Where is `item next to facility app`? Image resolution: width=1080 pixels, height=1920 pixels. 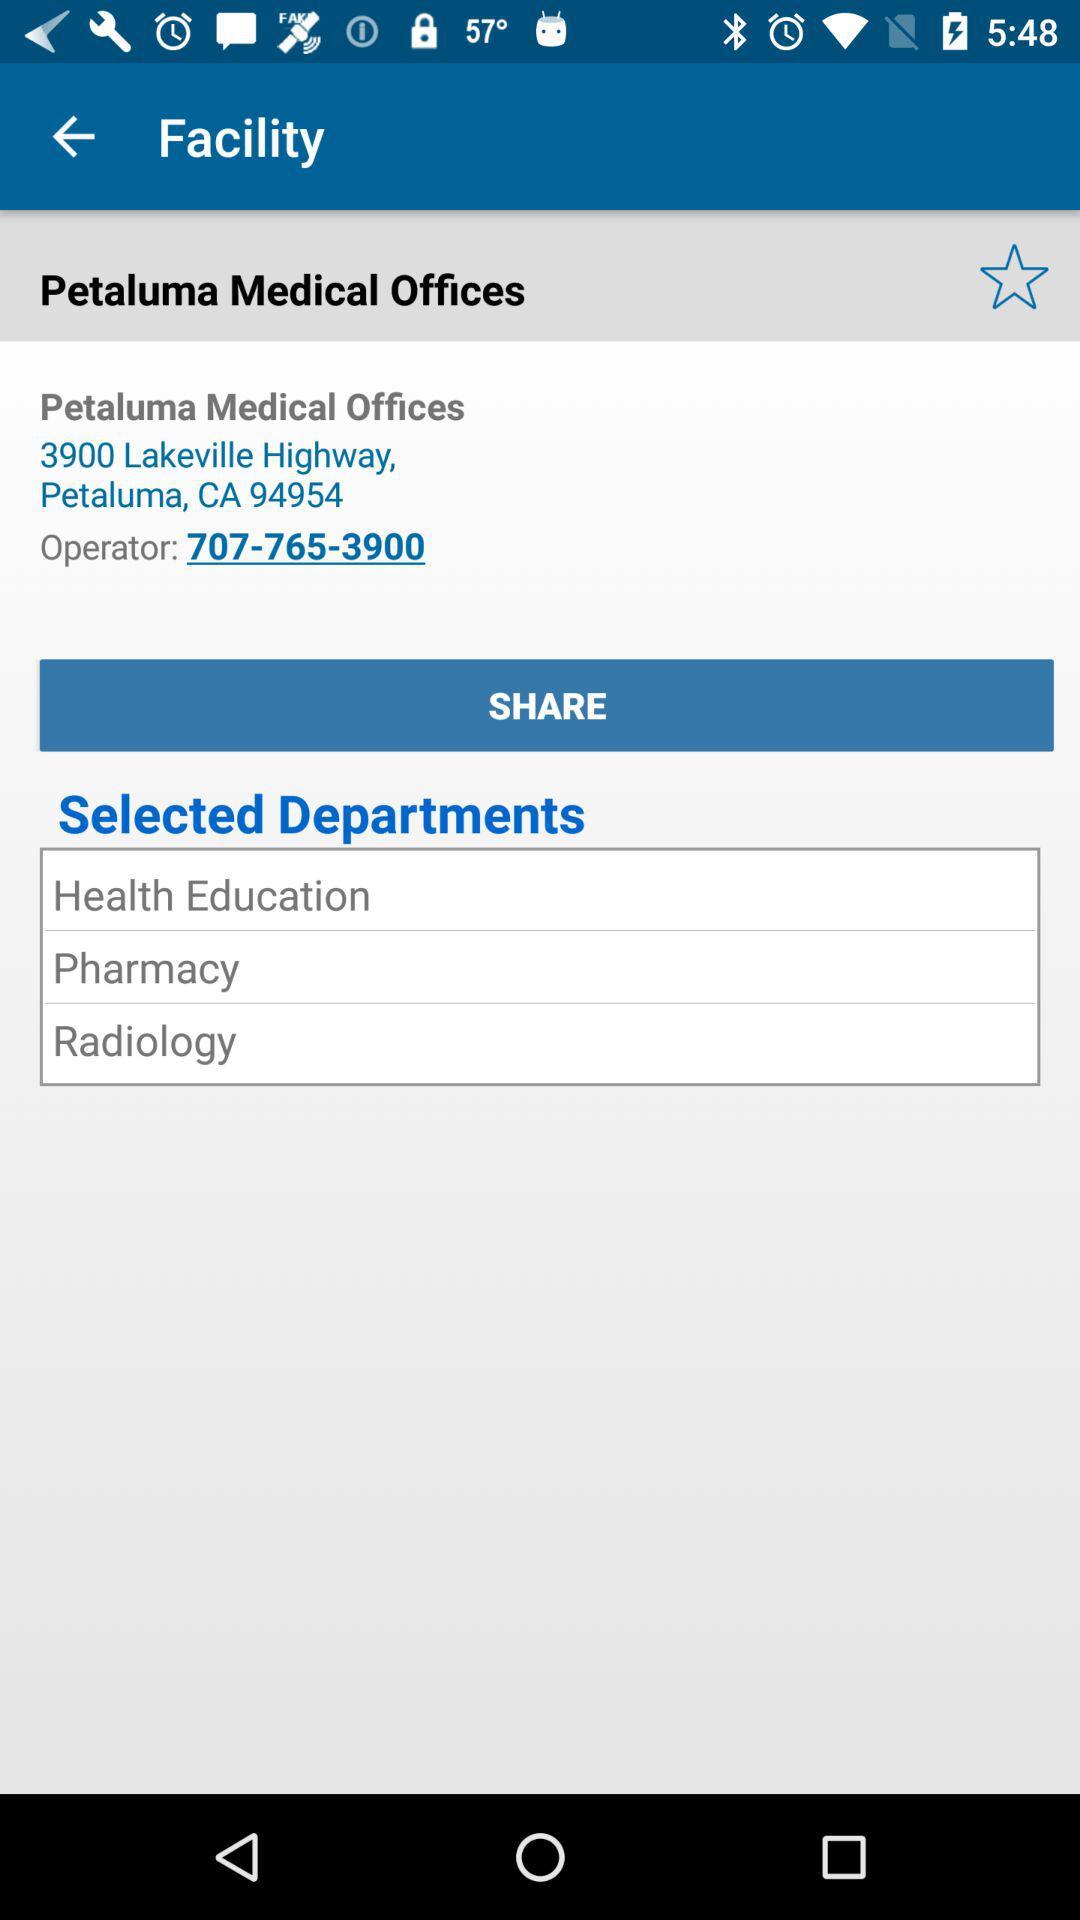
item next to facility app is located at coordinates (72, 135).